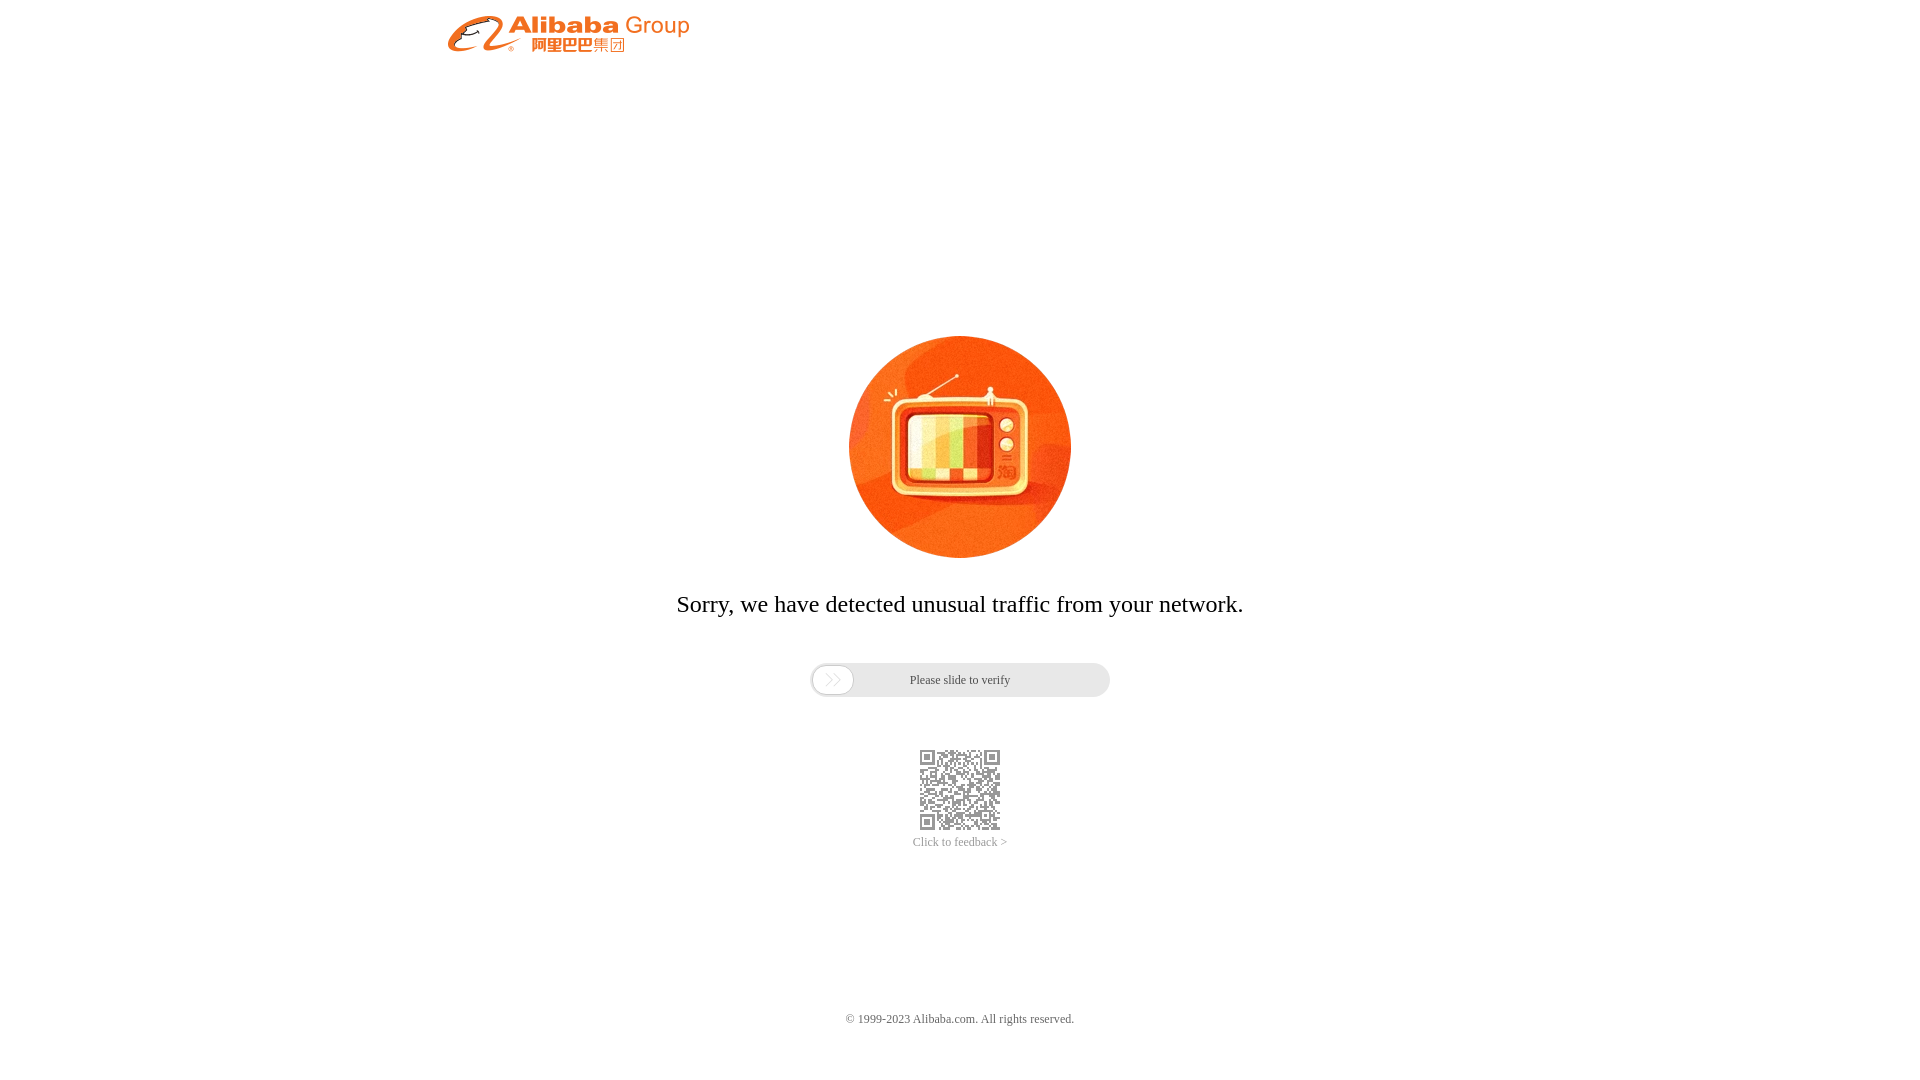 This screenshot has height=1080, width=1920. What do you see at coordinates (911, 842) in the screenshot?
I see `'Click to feedback >'` at bounding box center [911, 842].